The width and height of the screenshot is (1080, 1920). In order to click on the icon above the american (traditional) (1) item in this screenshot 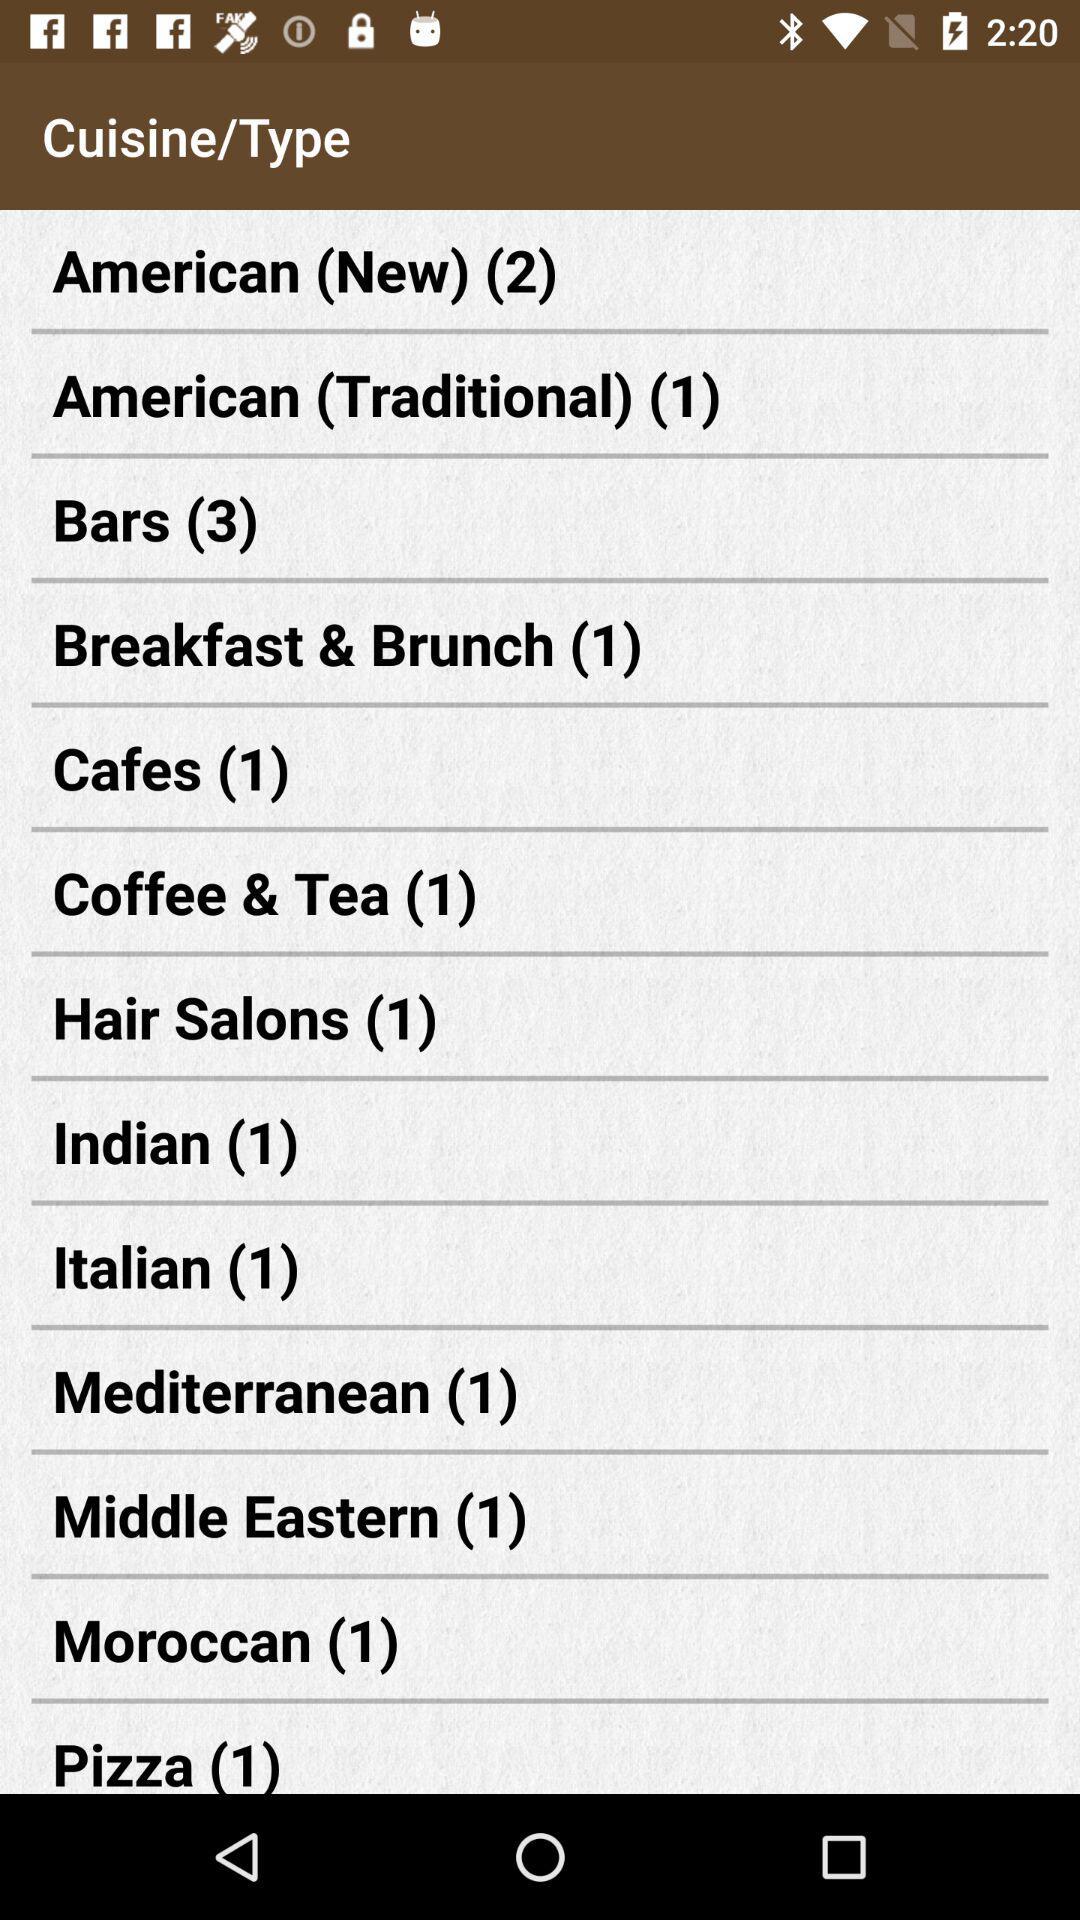, I will do `click(540, 268)`.